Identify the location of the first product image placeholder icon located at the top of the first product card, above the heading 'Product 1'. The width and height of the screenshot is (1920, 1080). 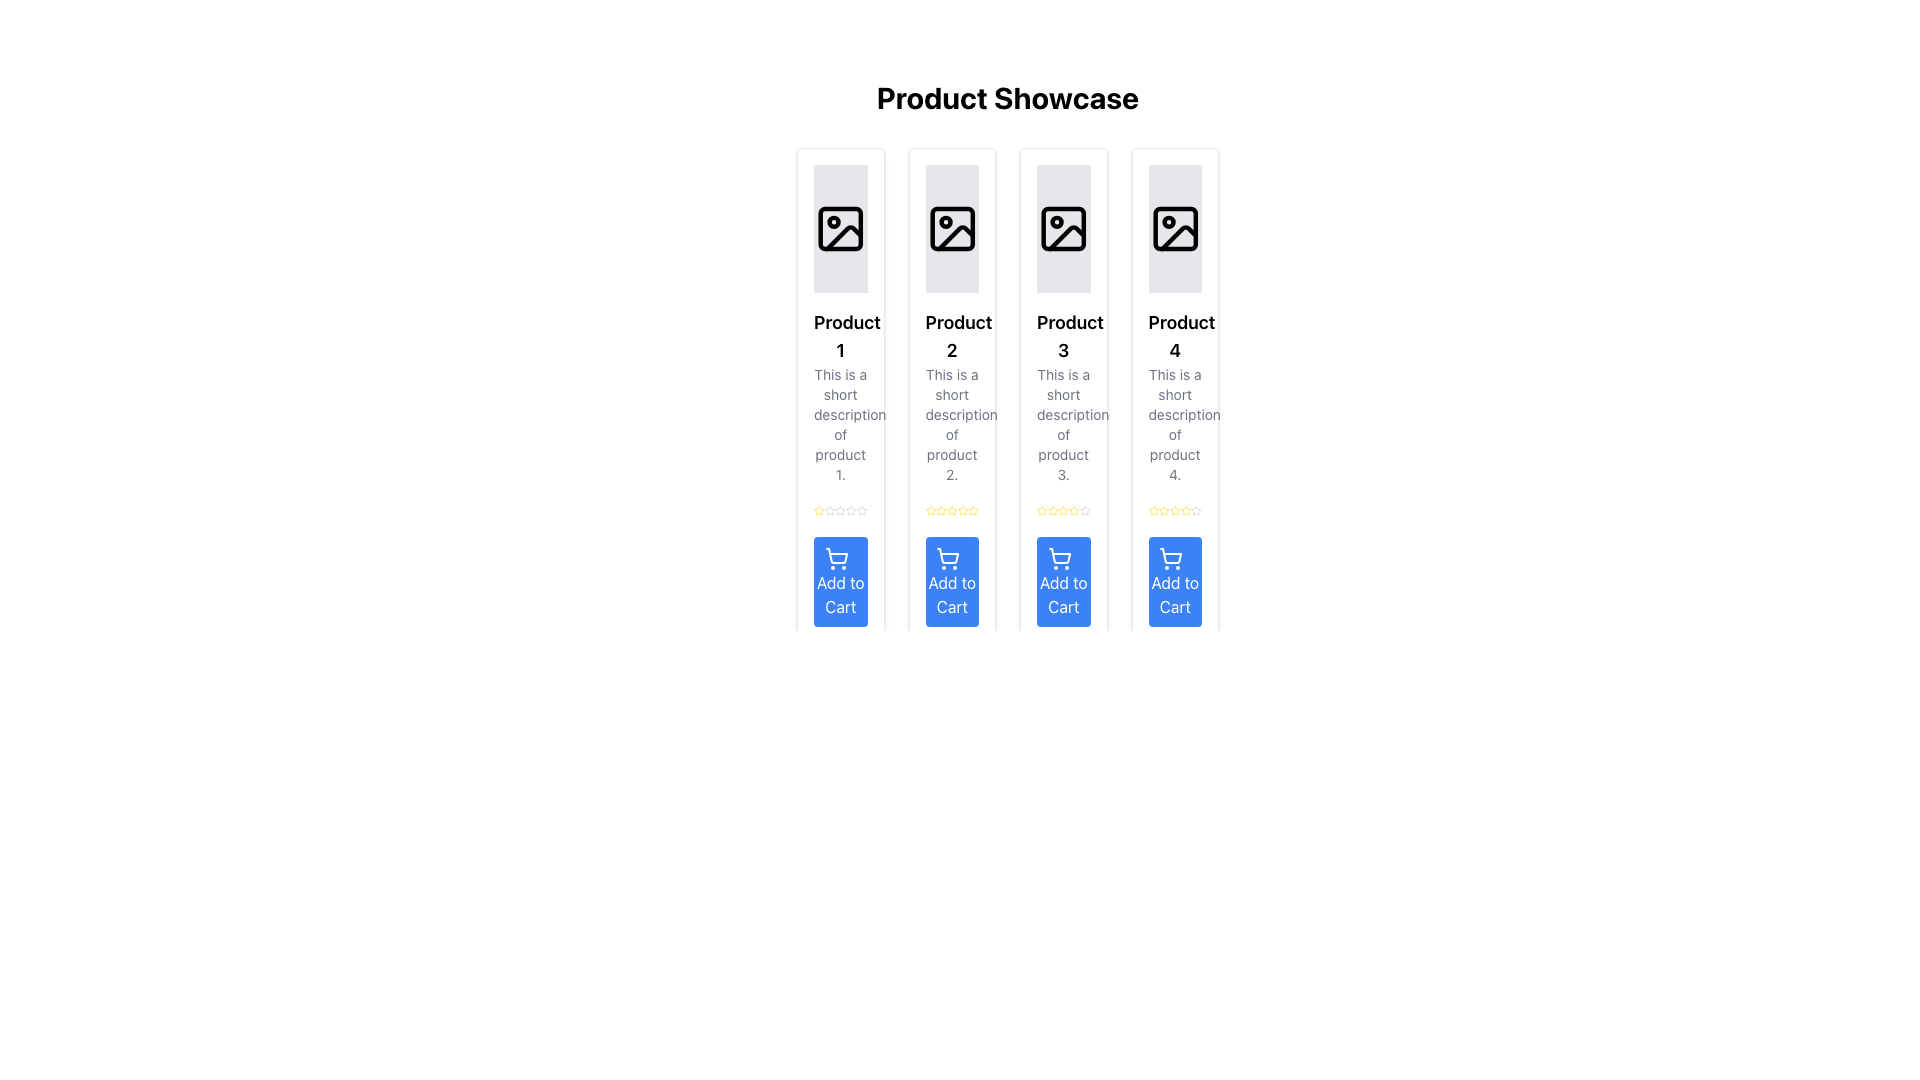
(840, 227).